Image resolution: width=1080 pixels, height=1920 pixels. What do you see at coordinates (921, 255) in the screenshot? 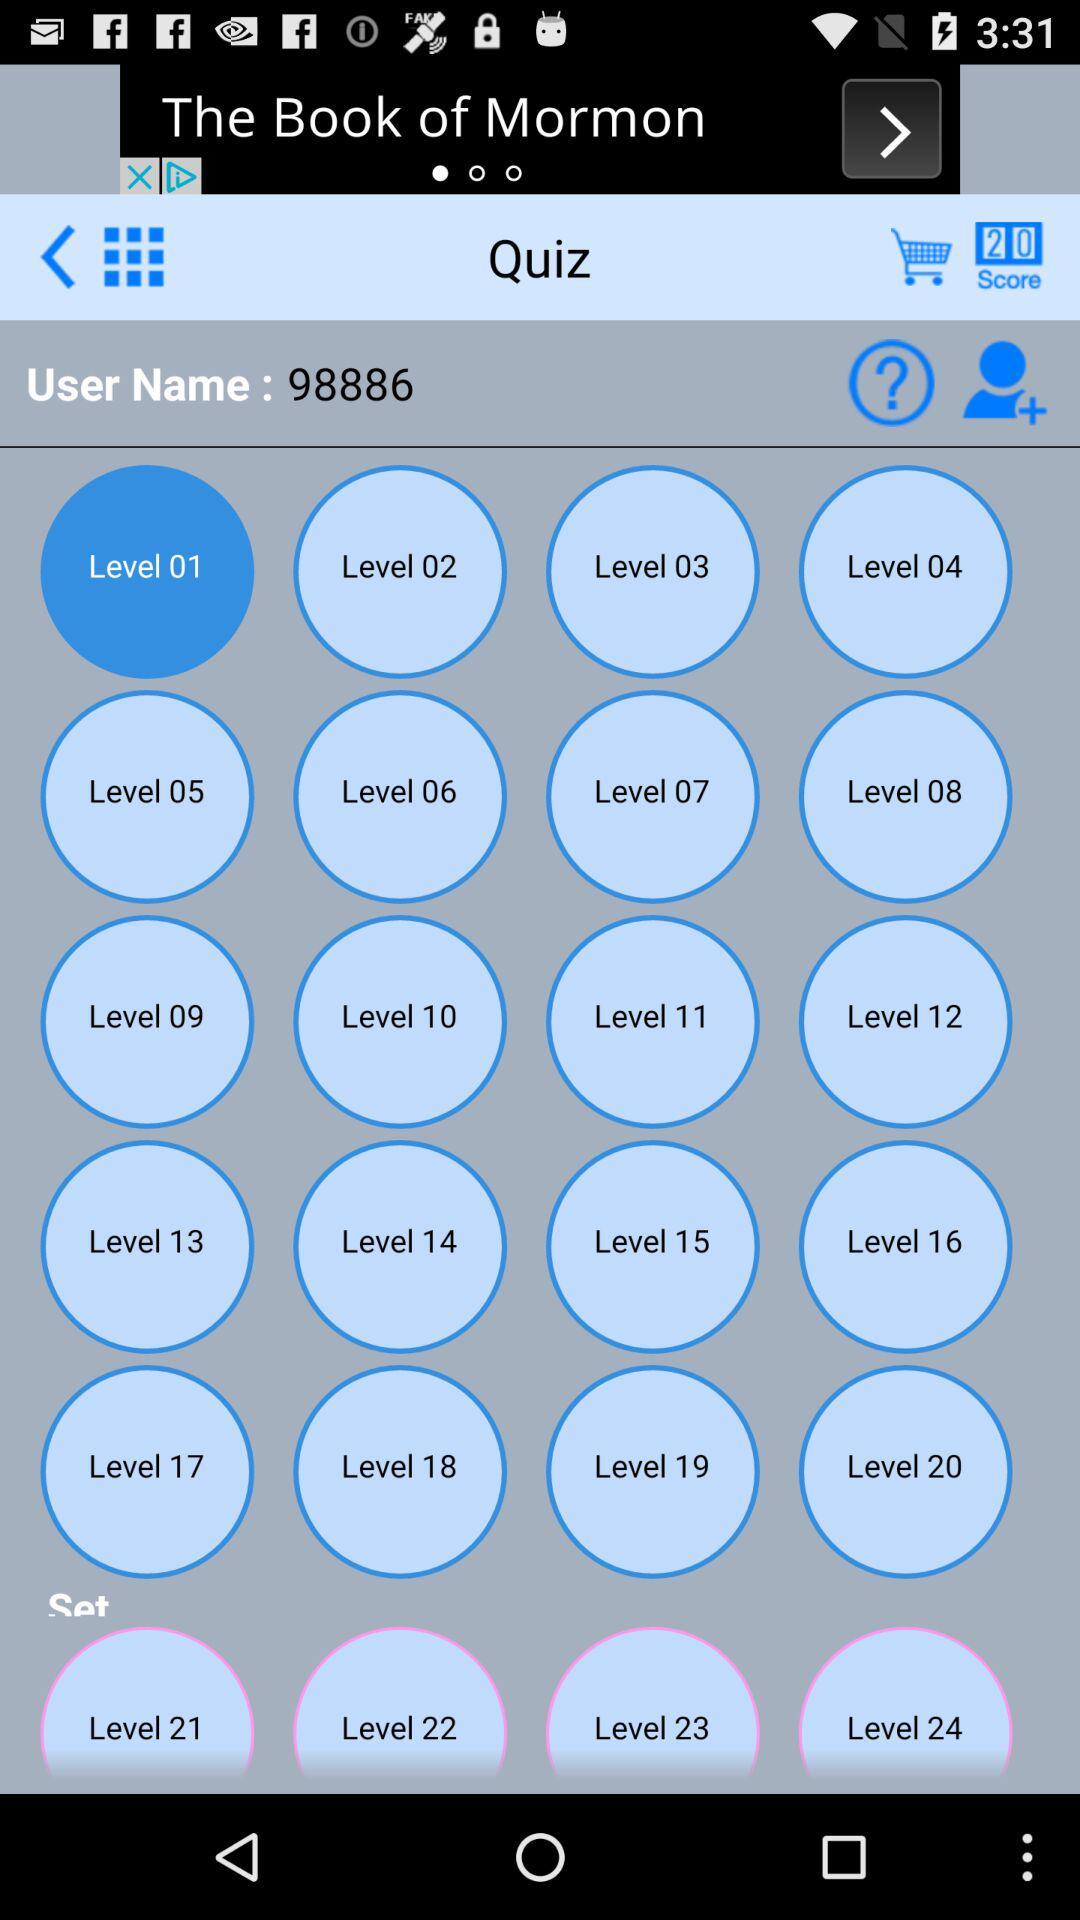
I see `cart` at bounding box center [921, 255].